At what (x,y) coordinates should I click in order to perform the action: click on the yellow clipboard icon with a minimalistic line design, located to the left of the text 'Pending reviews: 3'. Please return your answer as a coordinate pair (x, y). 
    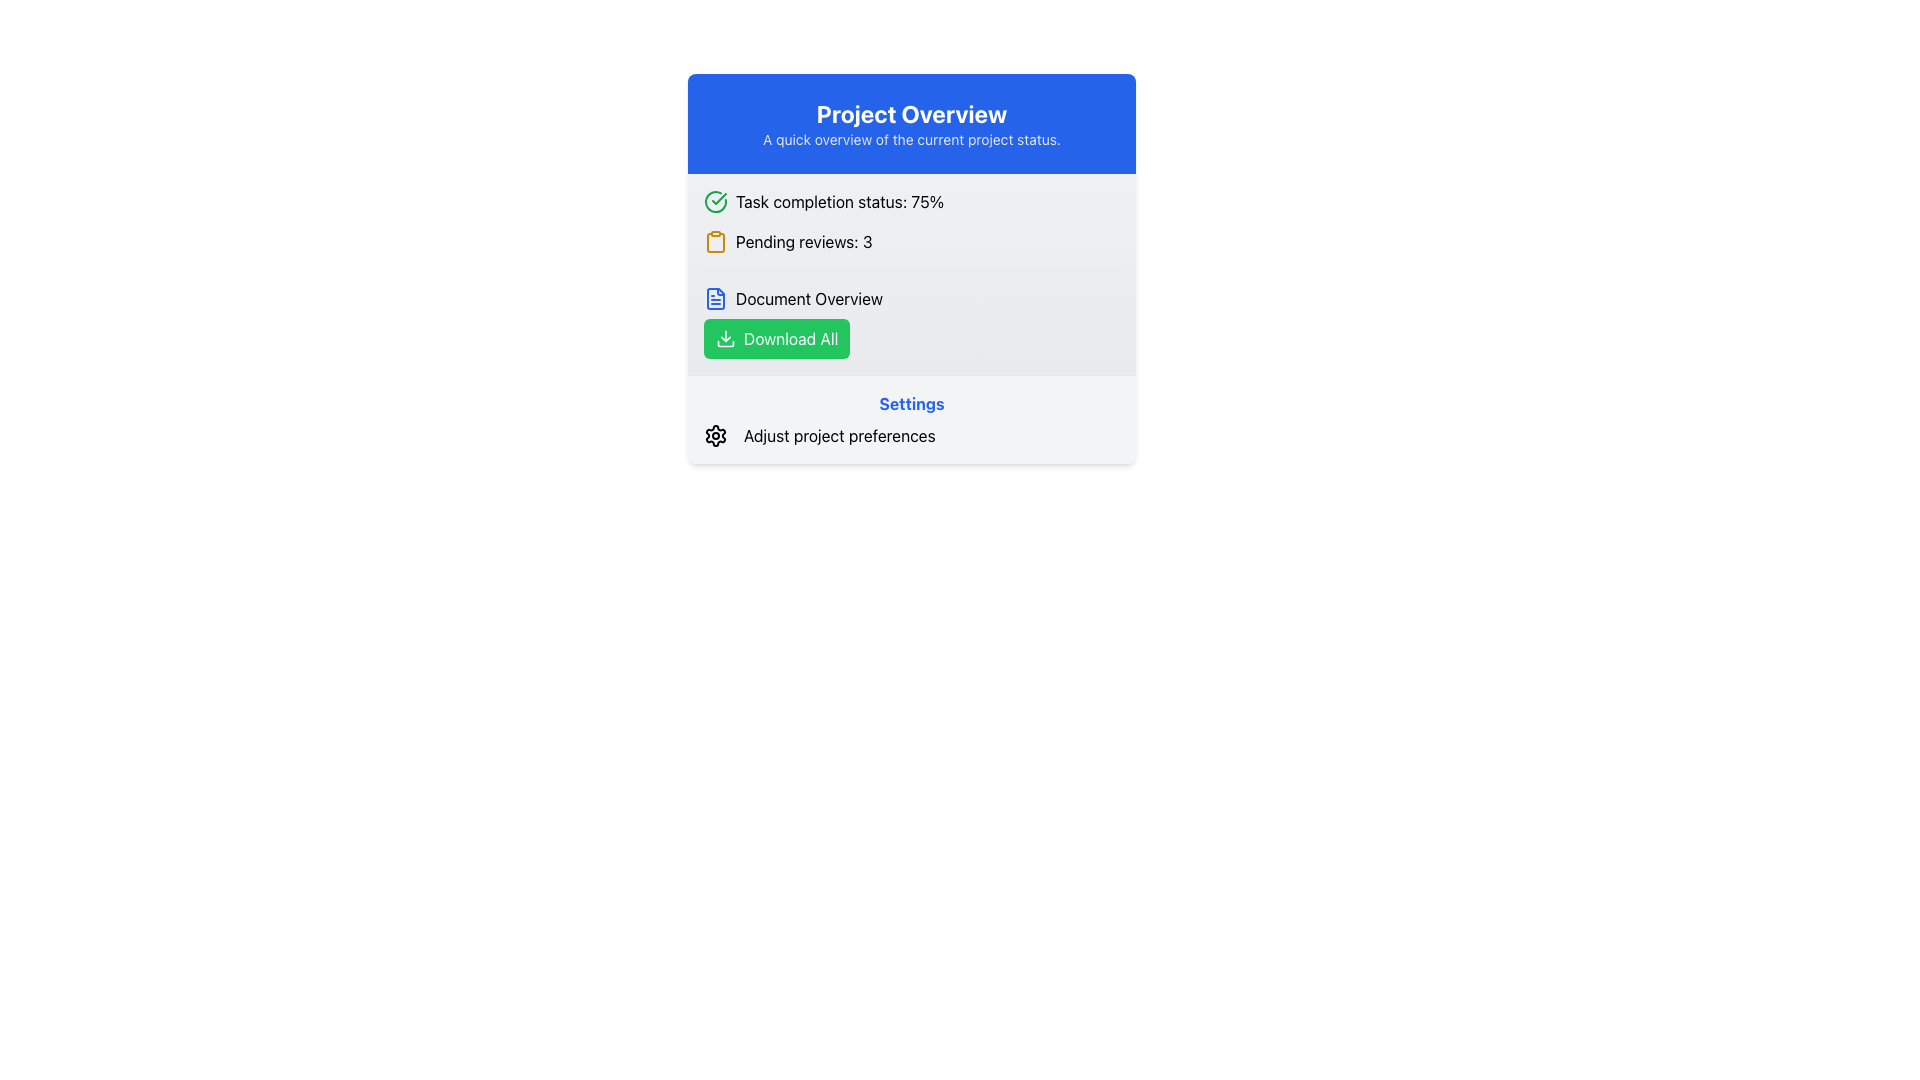
    Looking at the image, I should click on (715, 241).